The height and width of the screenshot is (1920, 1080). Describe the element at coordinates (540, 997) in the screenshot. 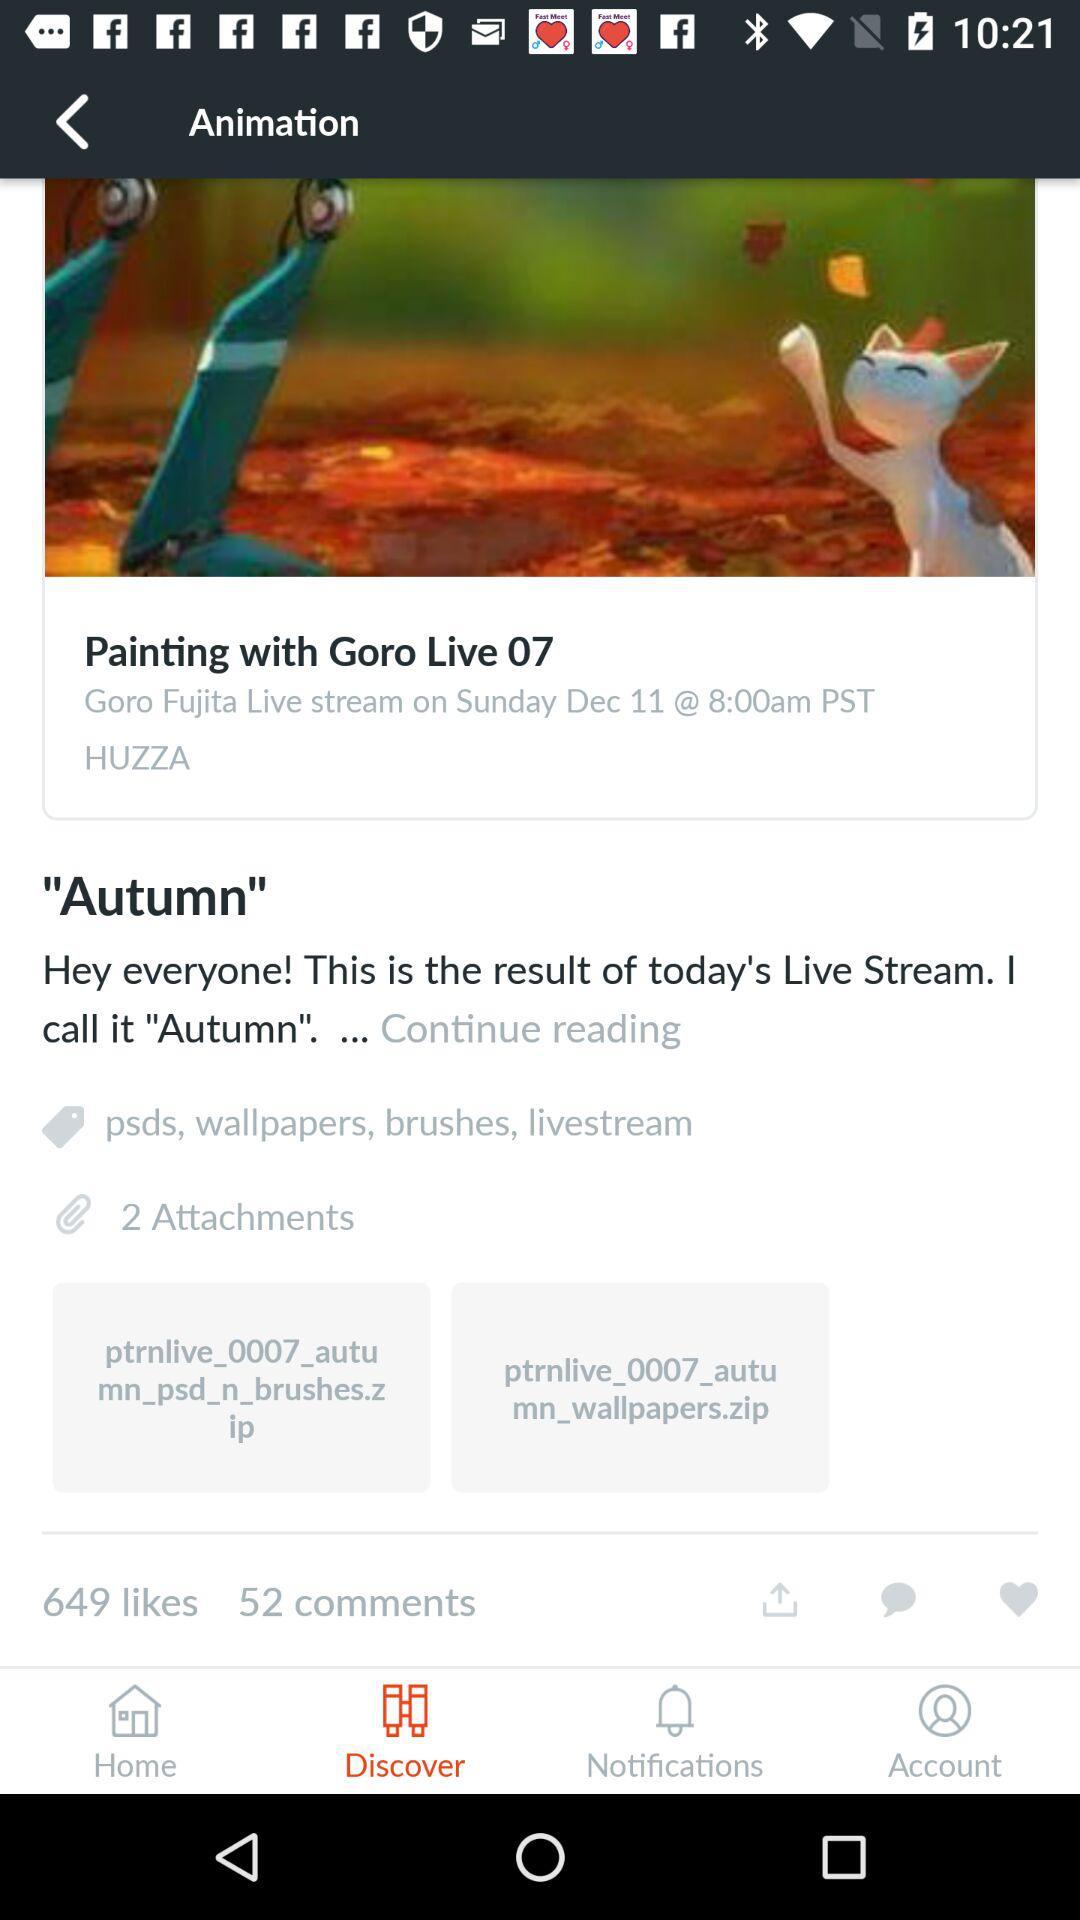

I see `item above psds wallpapers brushes item` at that location.